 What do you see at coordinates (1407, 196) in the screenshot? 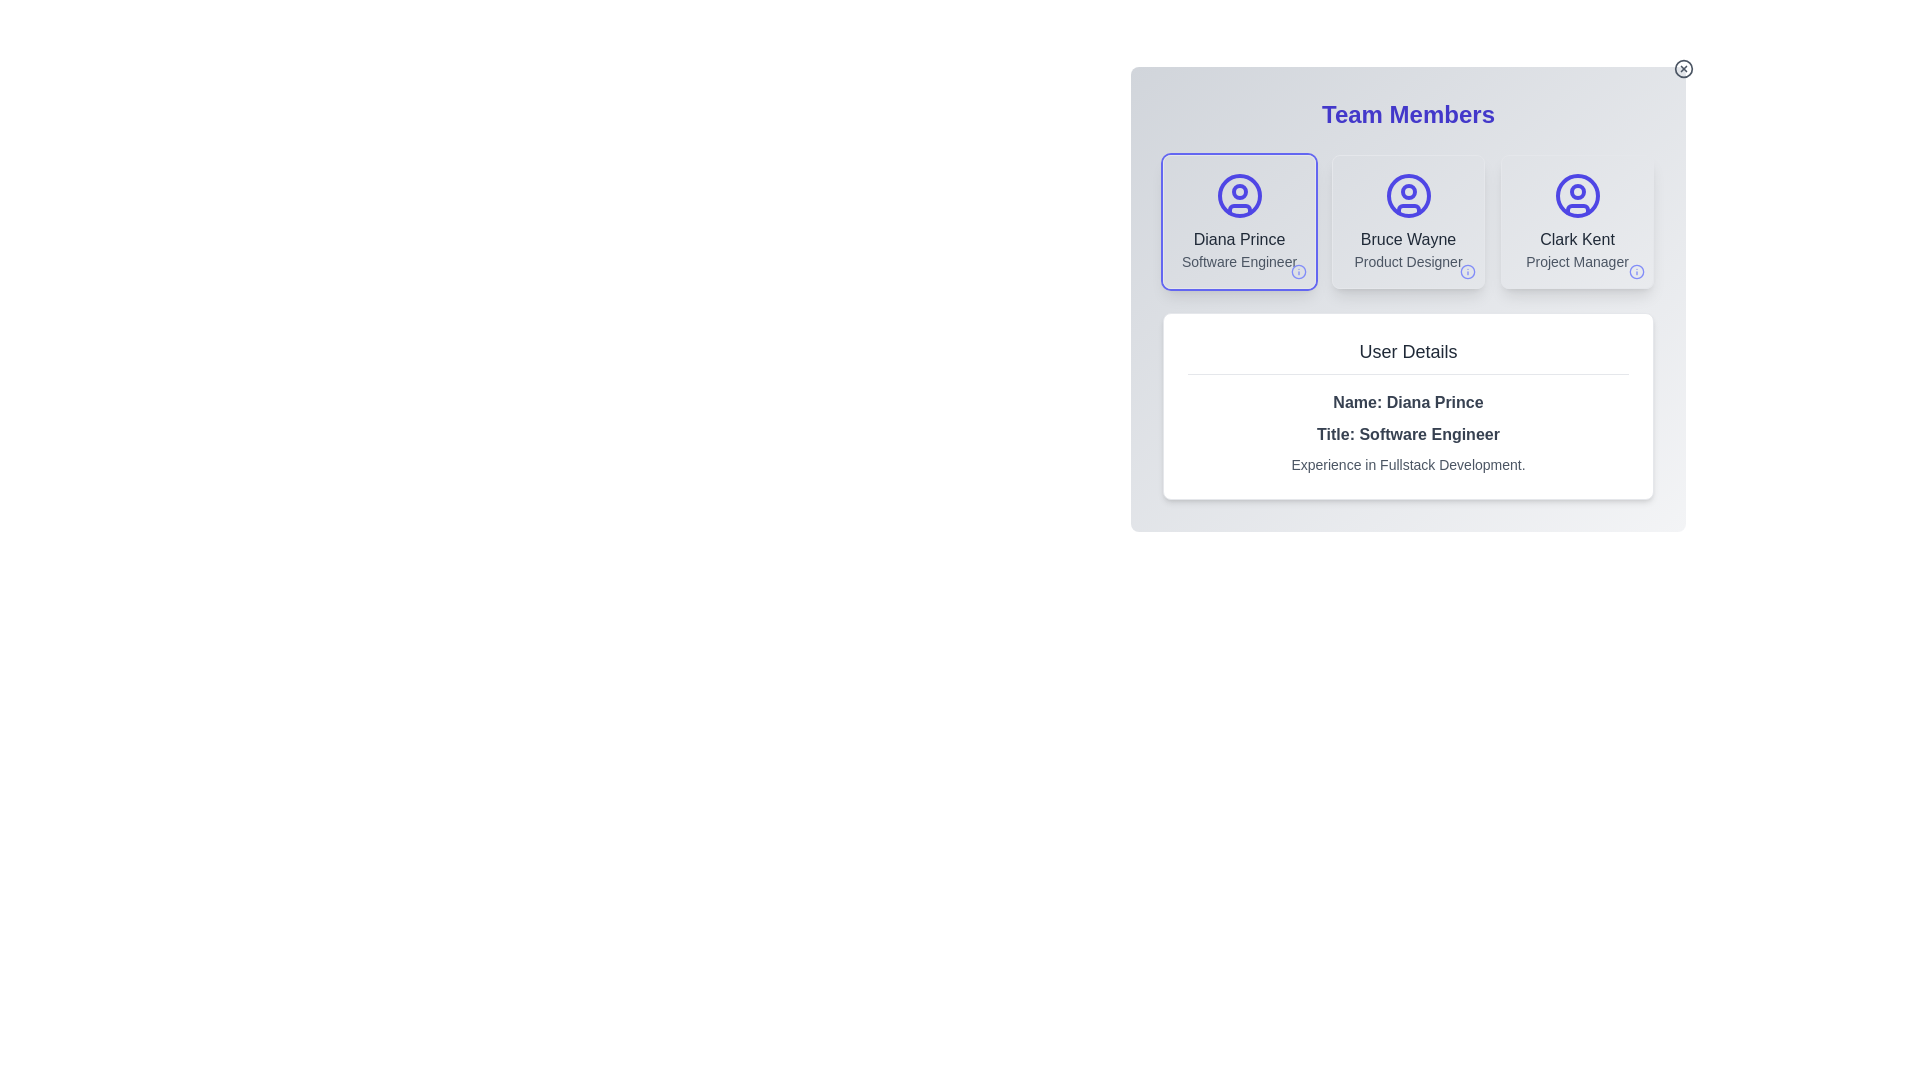
I see `the SVG graphical element (circle) representing a user's icon in the Team Members profile card` at bounding box center [1407, 196].